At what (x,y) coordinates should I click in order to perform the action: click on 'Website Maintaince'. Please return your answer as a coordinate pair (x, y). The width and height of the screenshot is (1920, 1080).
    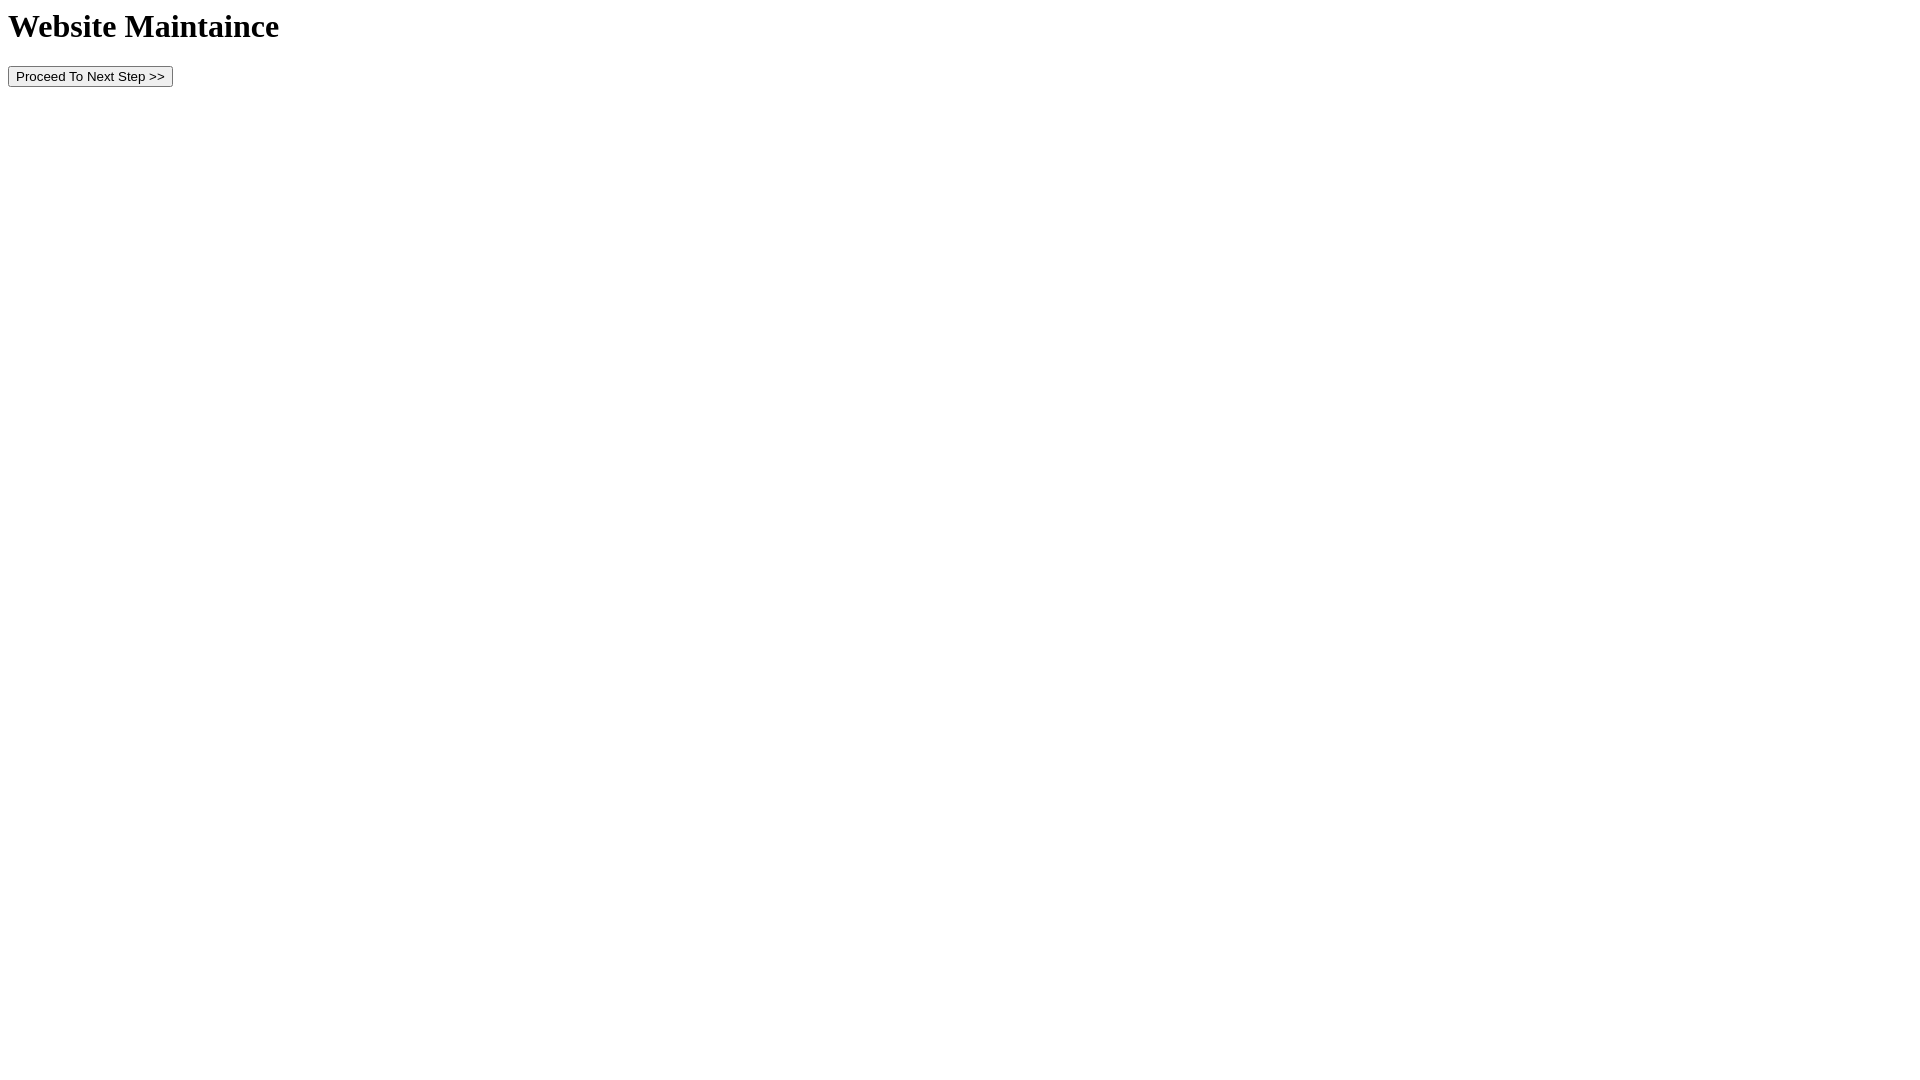
    Looking at the image, I should click on (142, 26).